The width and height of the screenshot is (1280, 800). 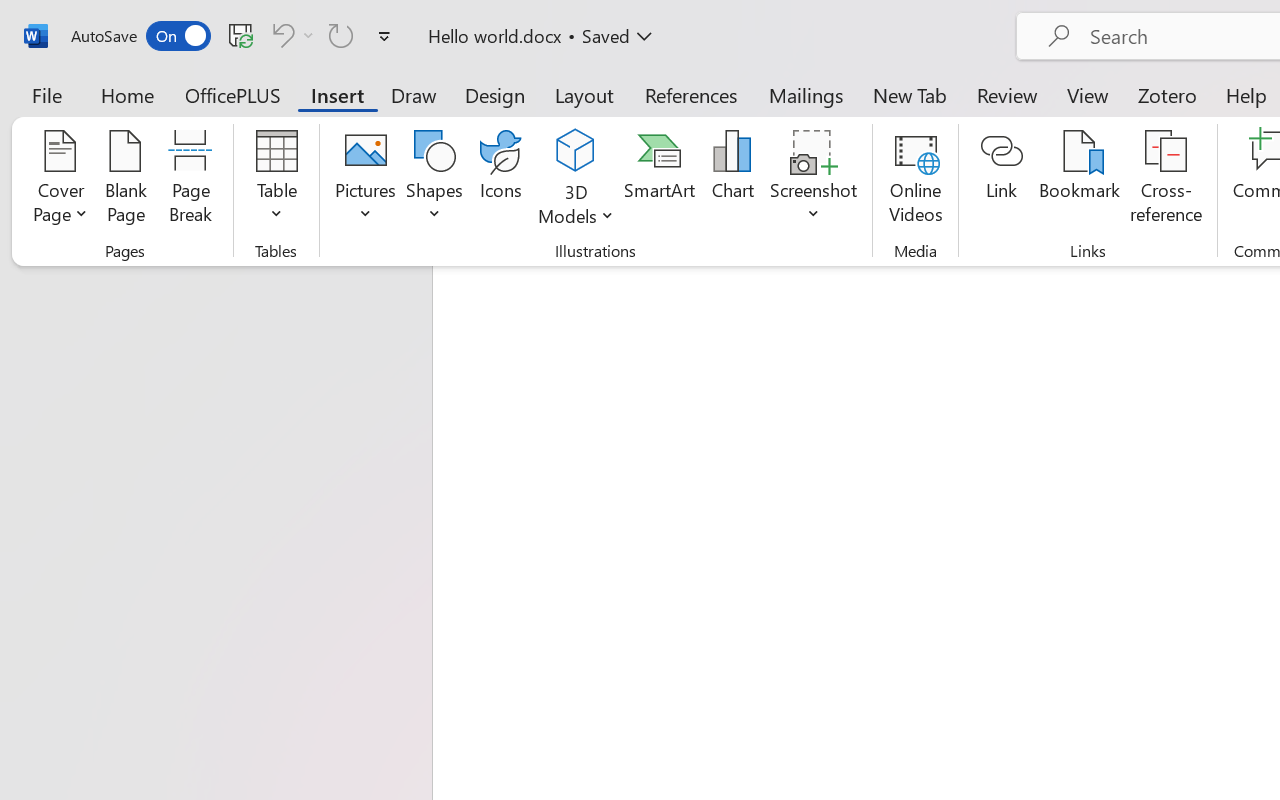 I want to click on 'Quick Access Toolbar', so click(x=234, y=35).